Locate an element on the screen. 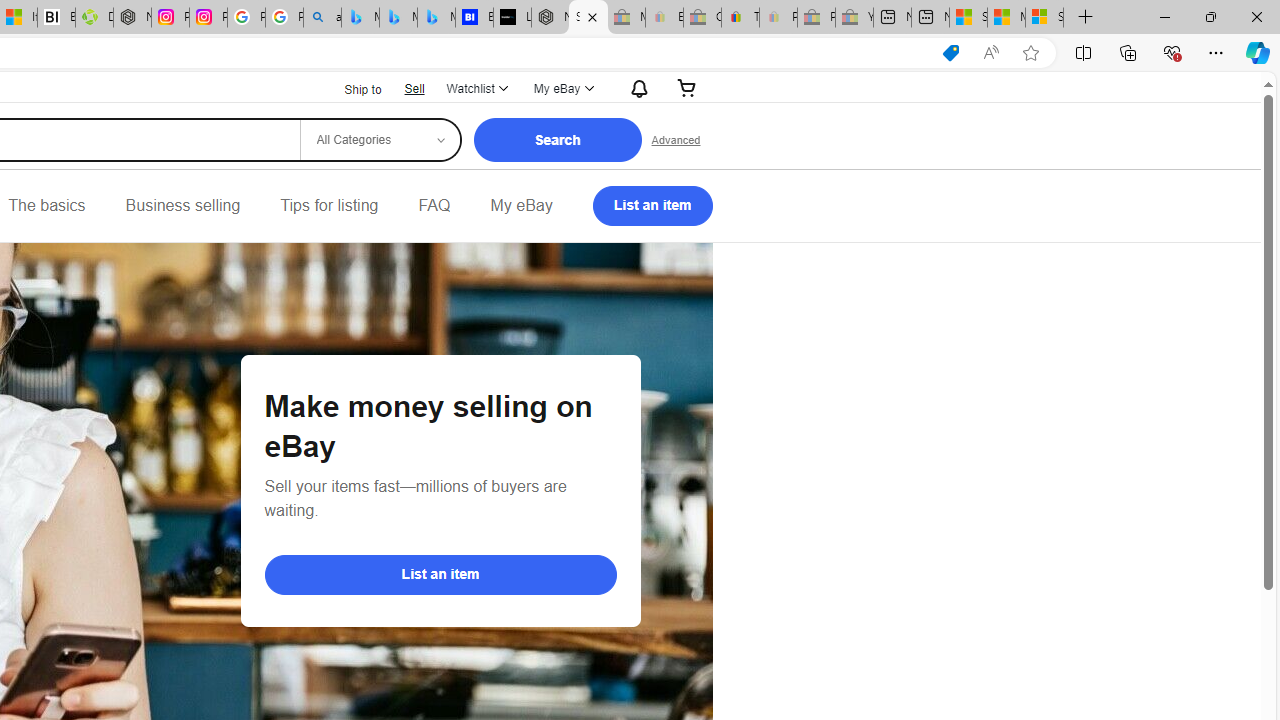 The image size is (1280, 720). 'Selling on eBay | Electronics, Fashion, Home & Garden | eBay' is located at coordinates (587, 17).